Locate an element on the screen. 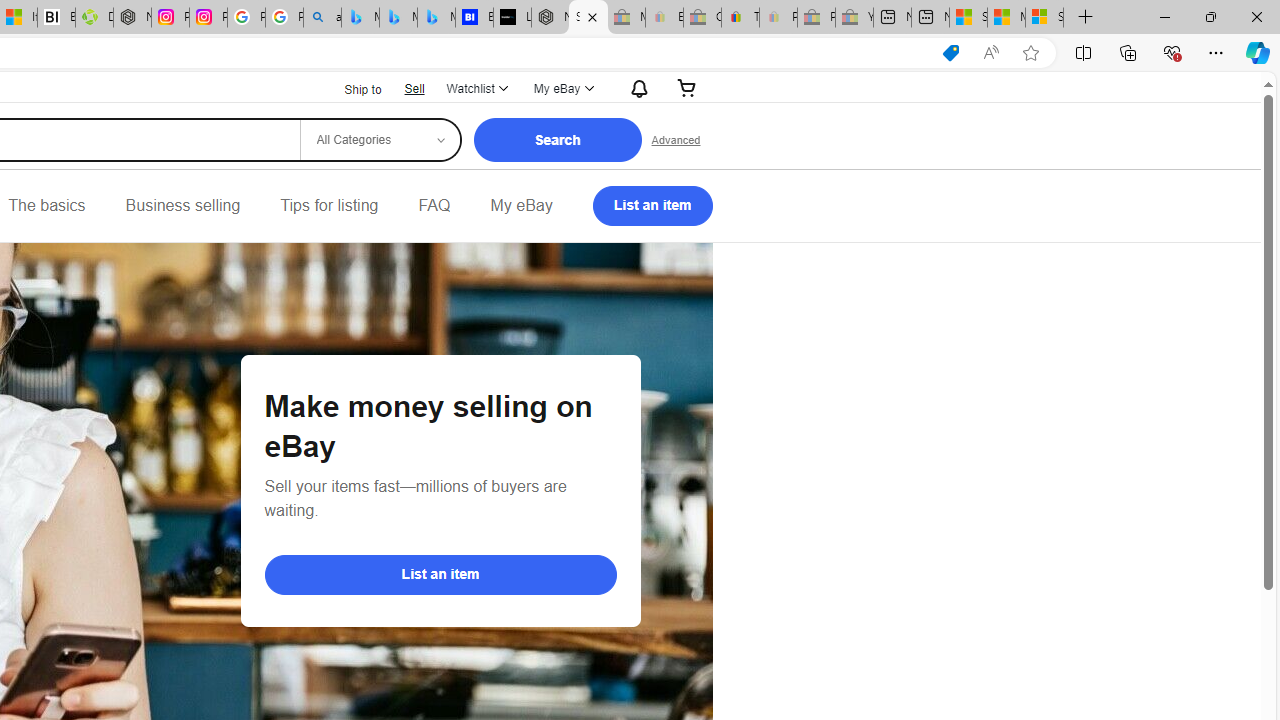 The image size is (1280, 720). 'Selling on eBay | Electronics, Fashion, Home & Garden | eBay' is located at coordinates (587, 17).